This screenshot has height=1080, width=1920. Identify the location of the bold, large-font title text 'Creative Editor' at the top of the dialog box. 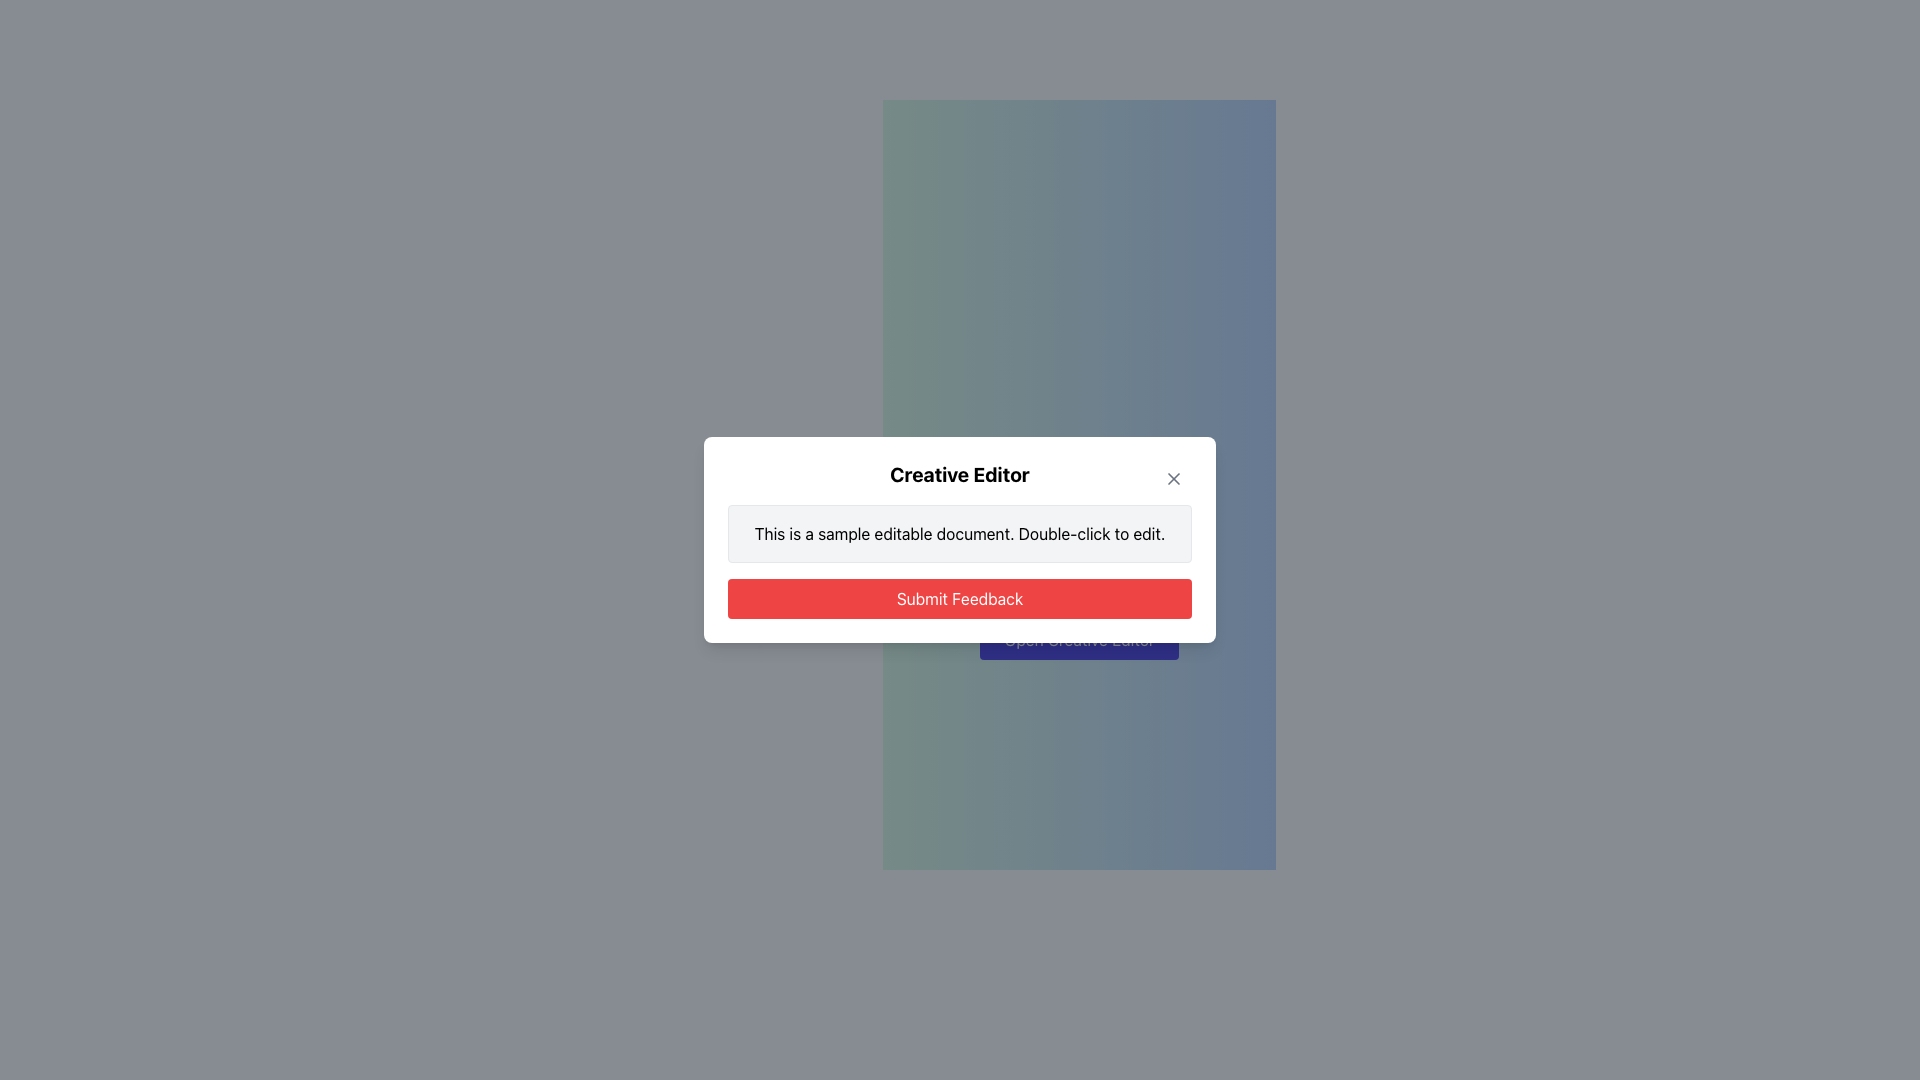
(960, 474).